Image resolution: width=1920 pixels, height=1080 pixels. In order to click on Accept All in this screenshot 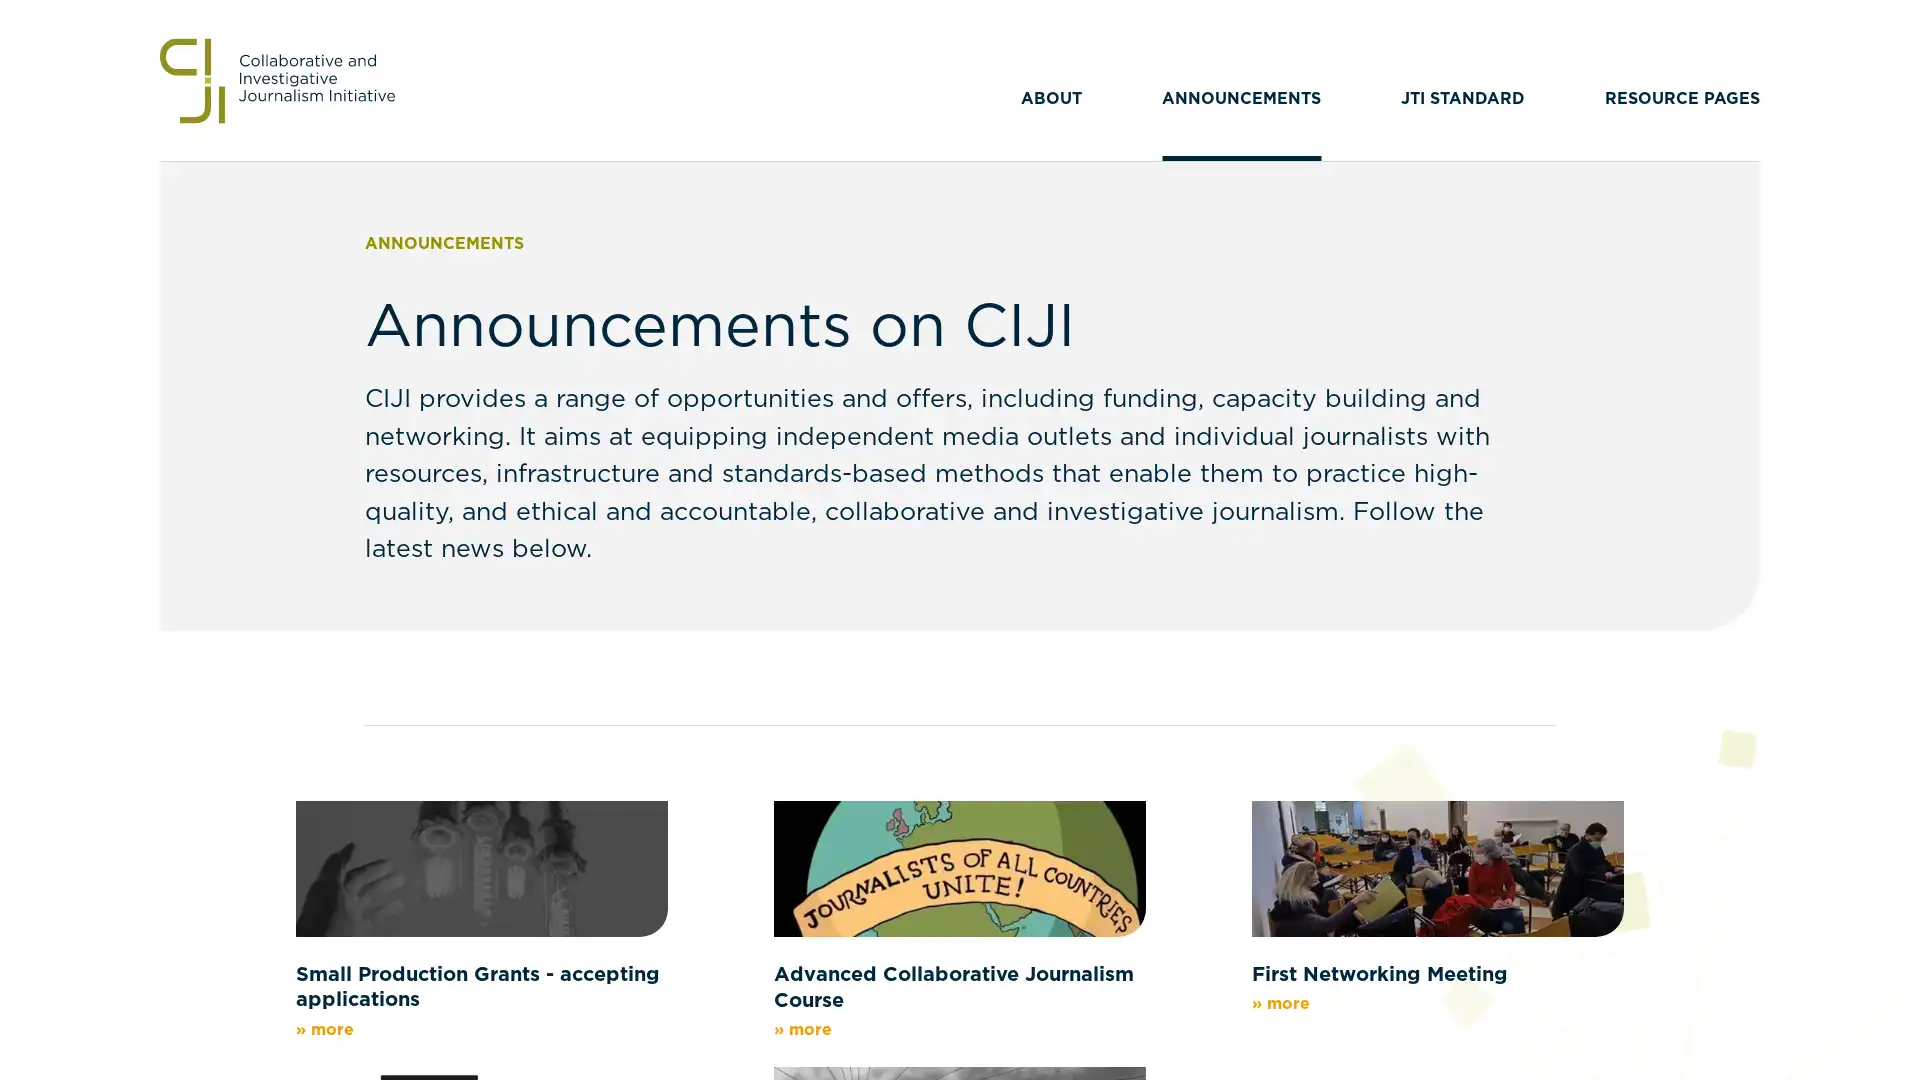, I will do `click(1156, 678)`.